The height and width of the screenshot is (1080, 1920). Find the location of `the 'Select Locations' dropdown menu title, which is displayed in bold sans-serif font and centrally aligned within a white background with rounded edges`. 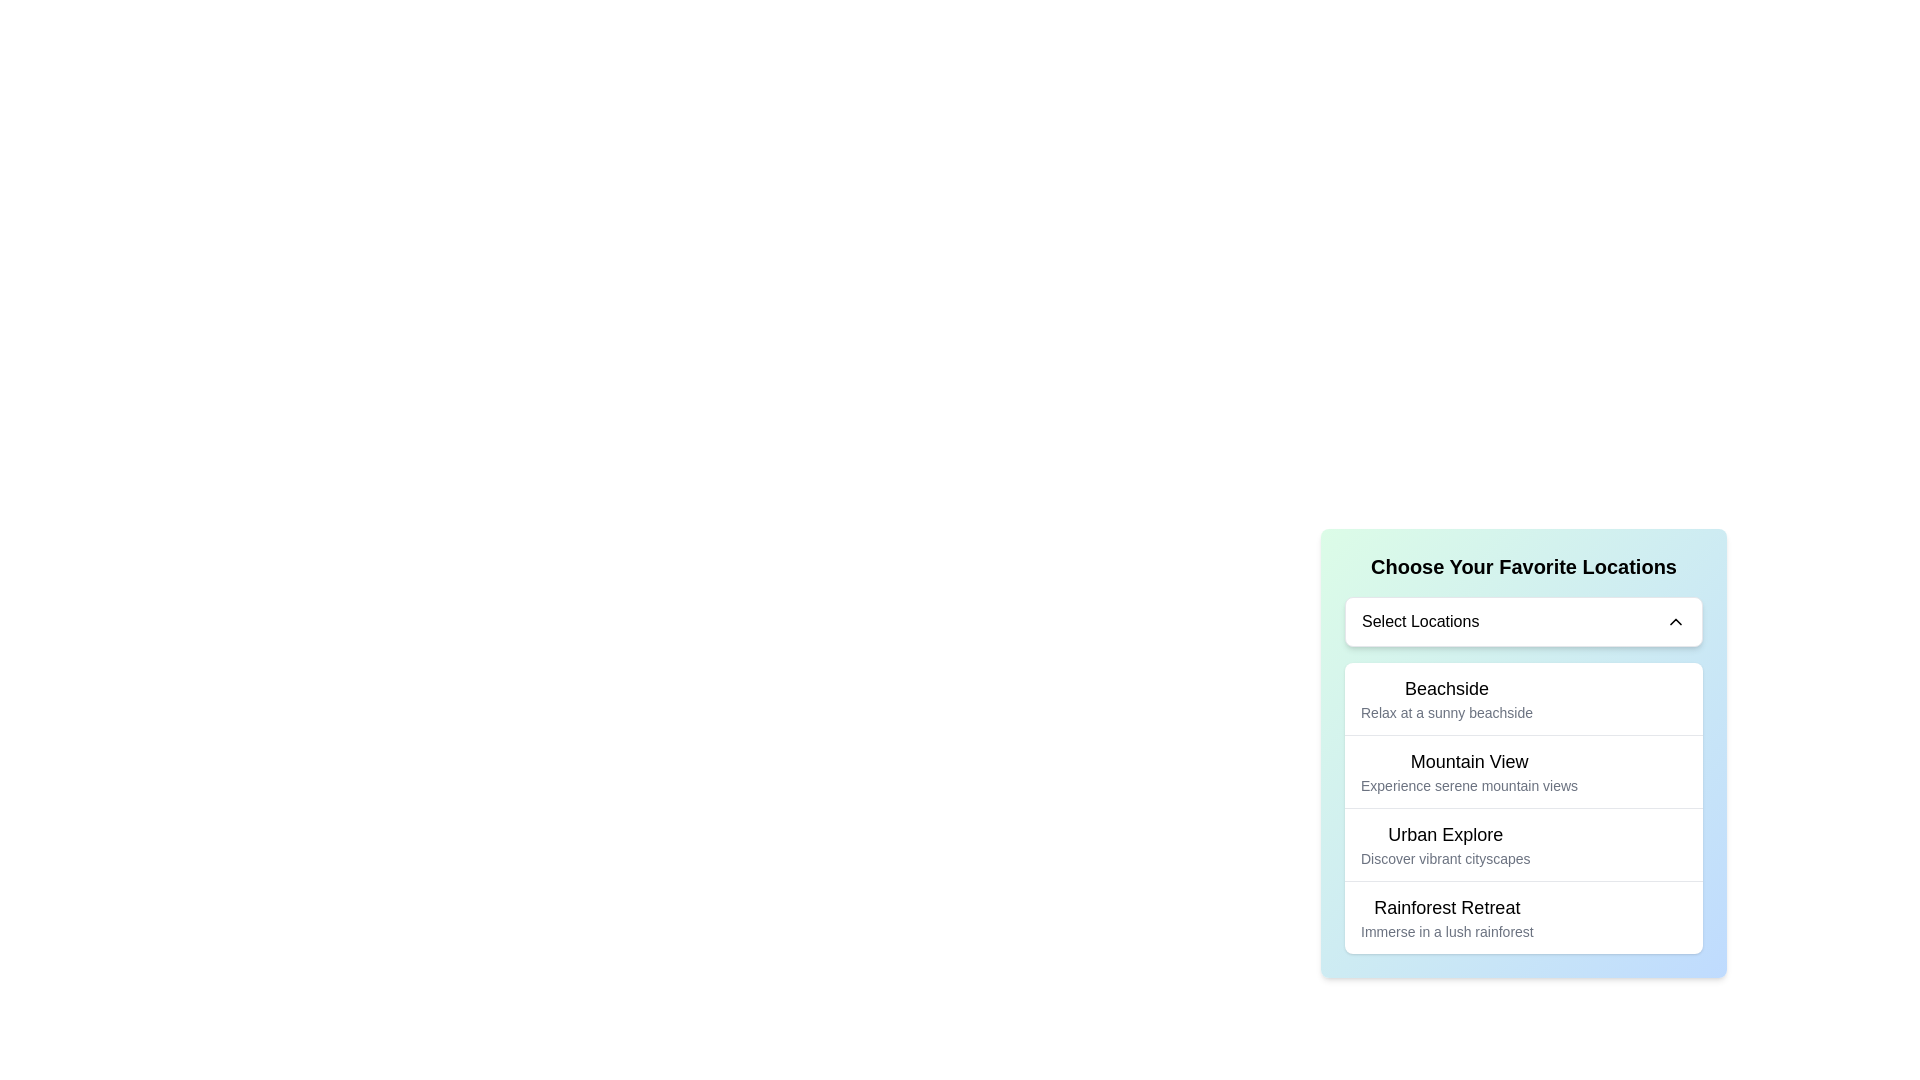

the 'Select Locations' dropdown menu title, which is displayed in bold sans-serif font and centrally aligned within a white background with rounded edges is located at coordinates (1419, 620).